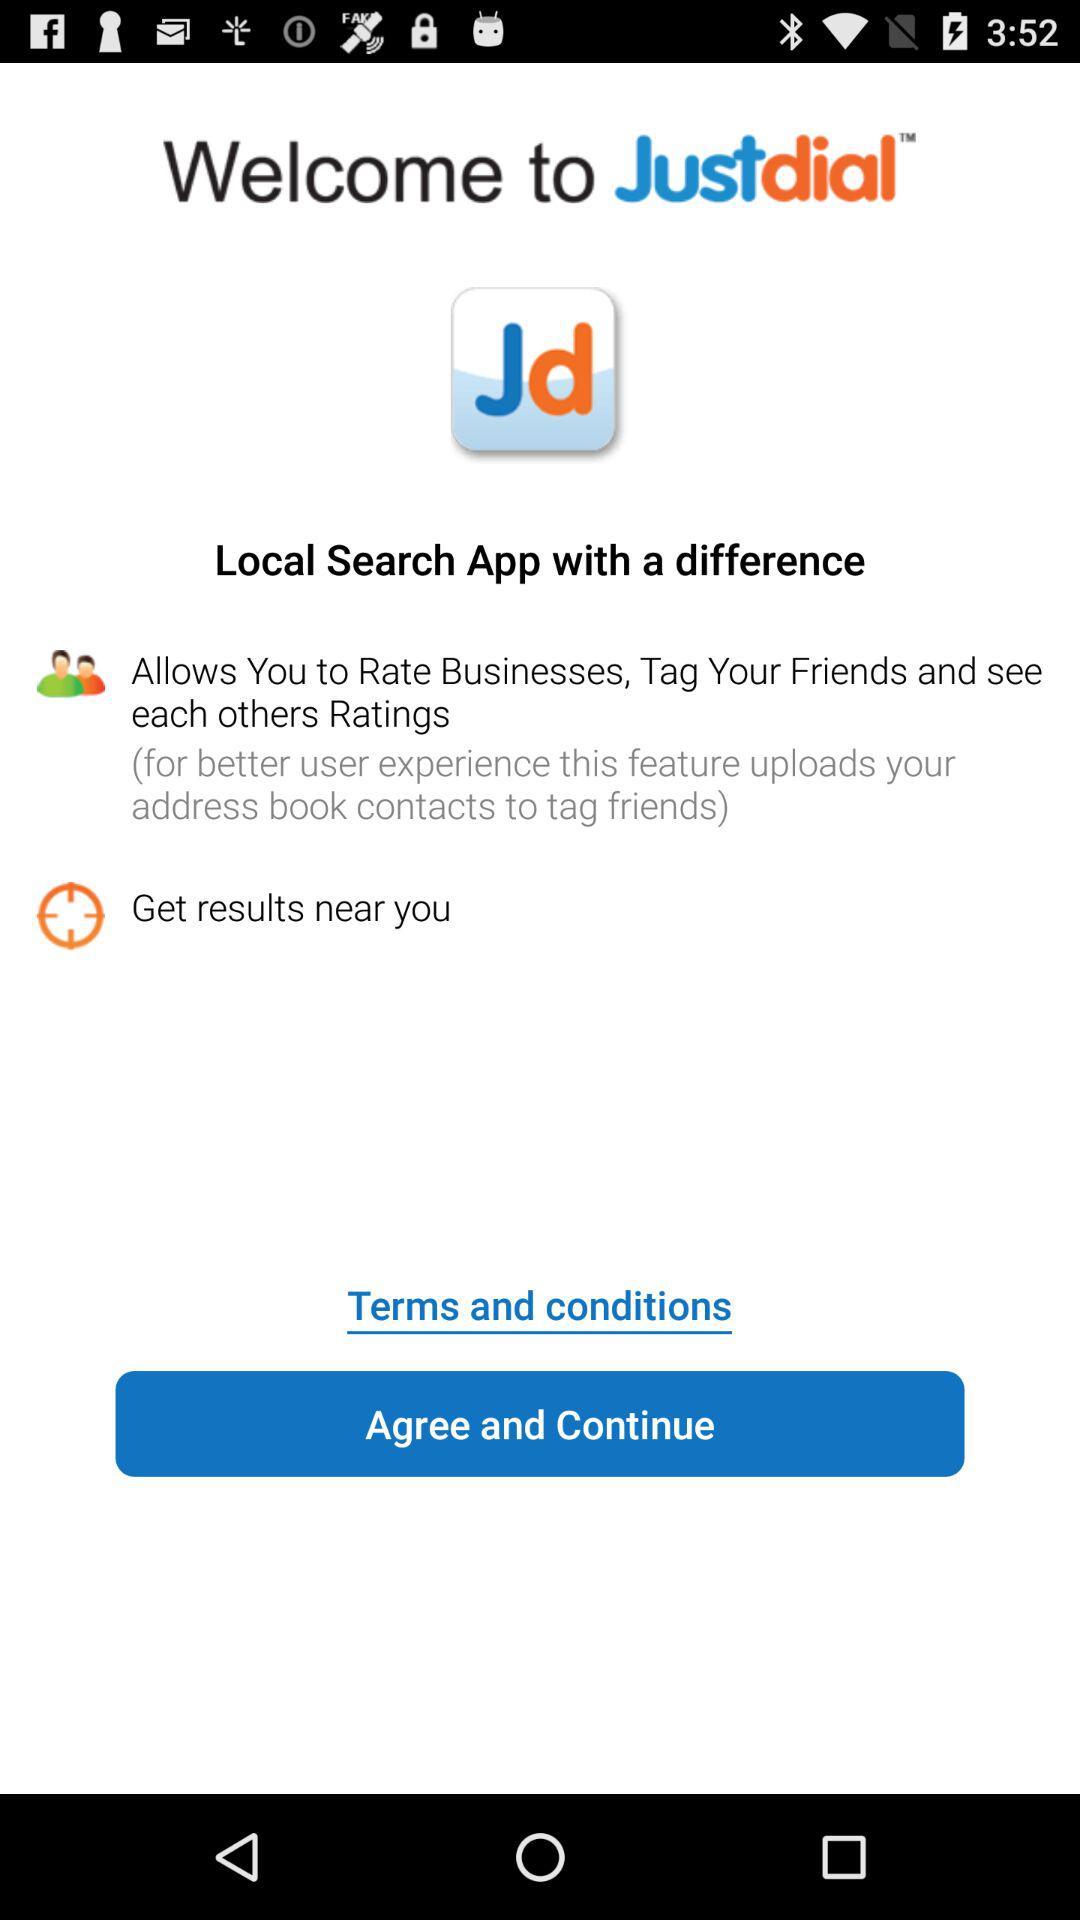 This screenshot has width=1080, height=1920. What do you see at coordinates (538, 1291) in the screenshot?
I see `terms and conditions` at bounding box center [538, 1291].